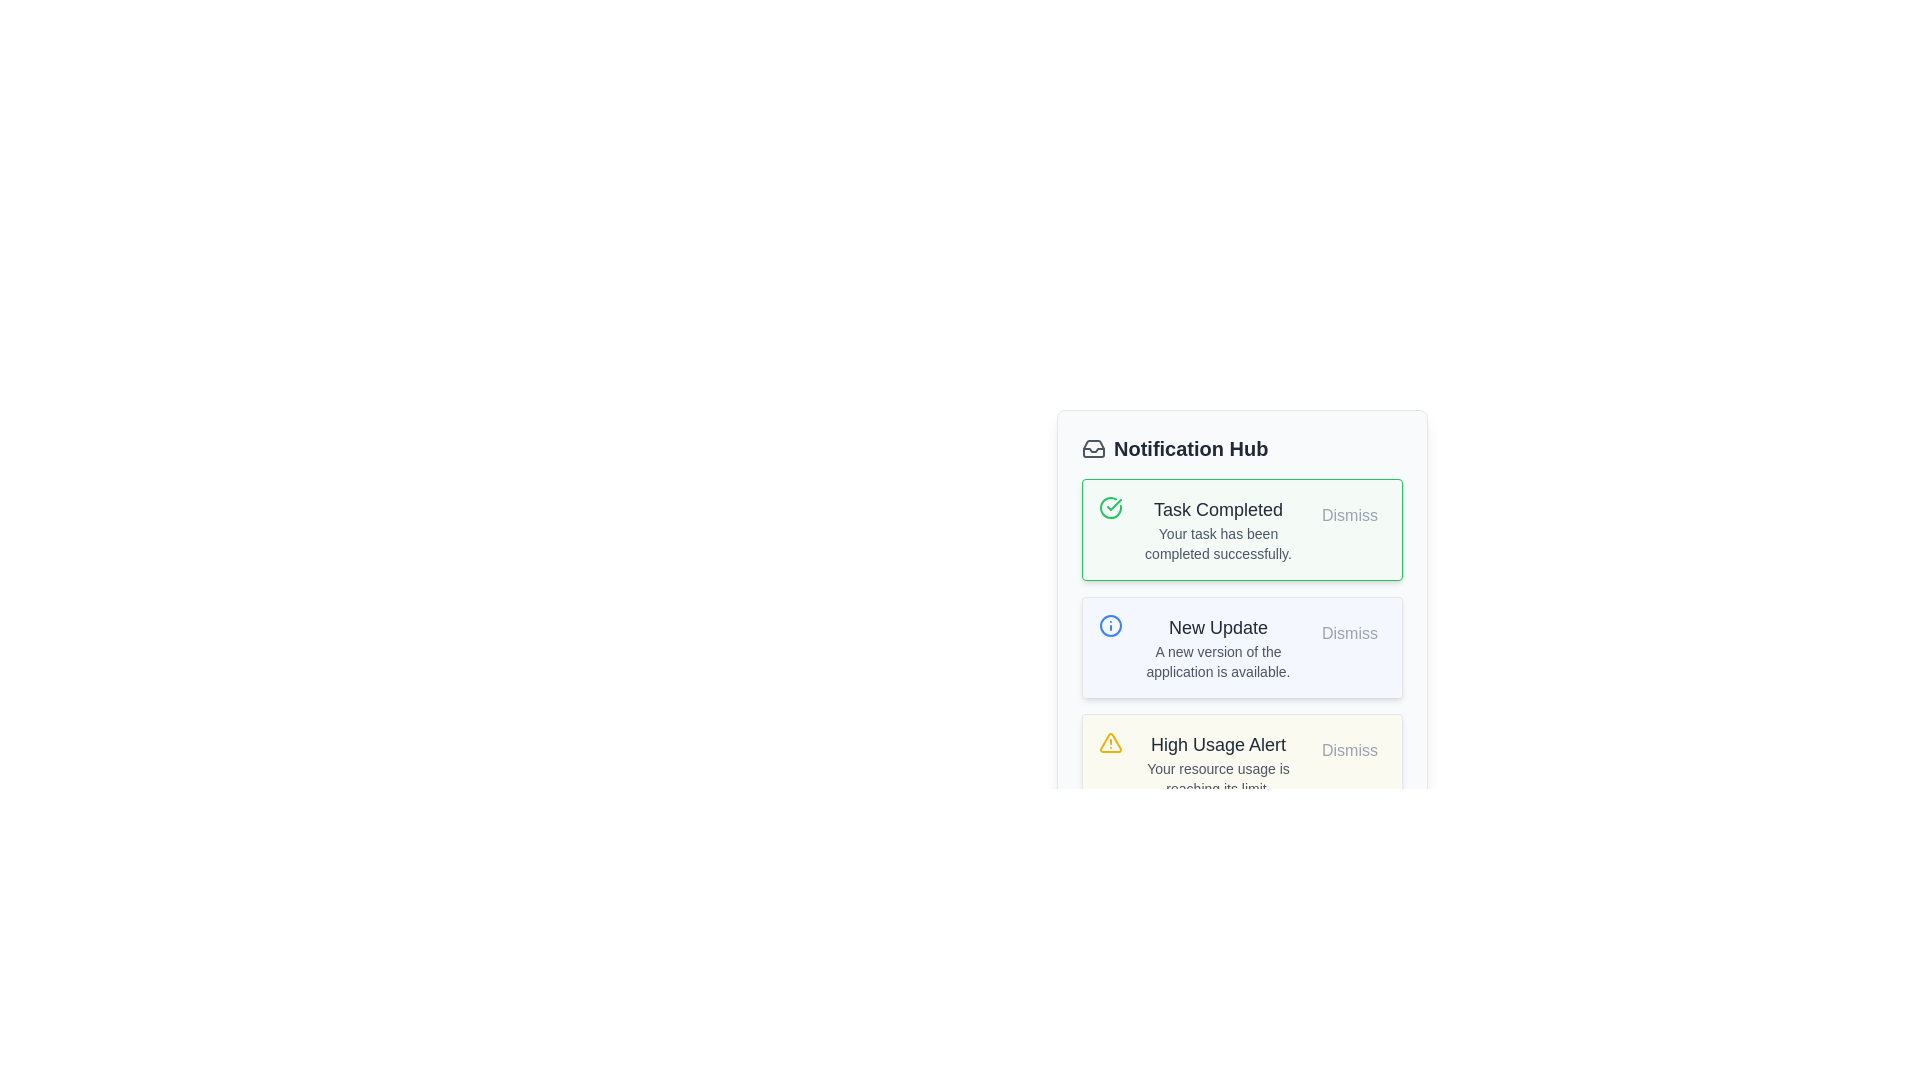 The height and width of the screenshot is (1080, 1920). I want to click on the static text that indicates 'A new version of the application is available,' which is located beneath the title 'New Update' within the notification card, so click(1217, 662).